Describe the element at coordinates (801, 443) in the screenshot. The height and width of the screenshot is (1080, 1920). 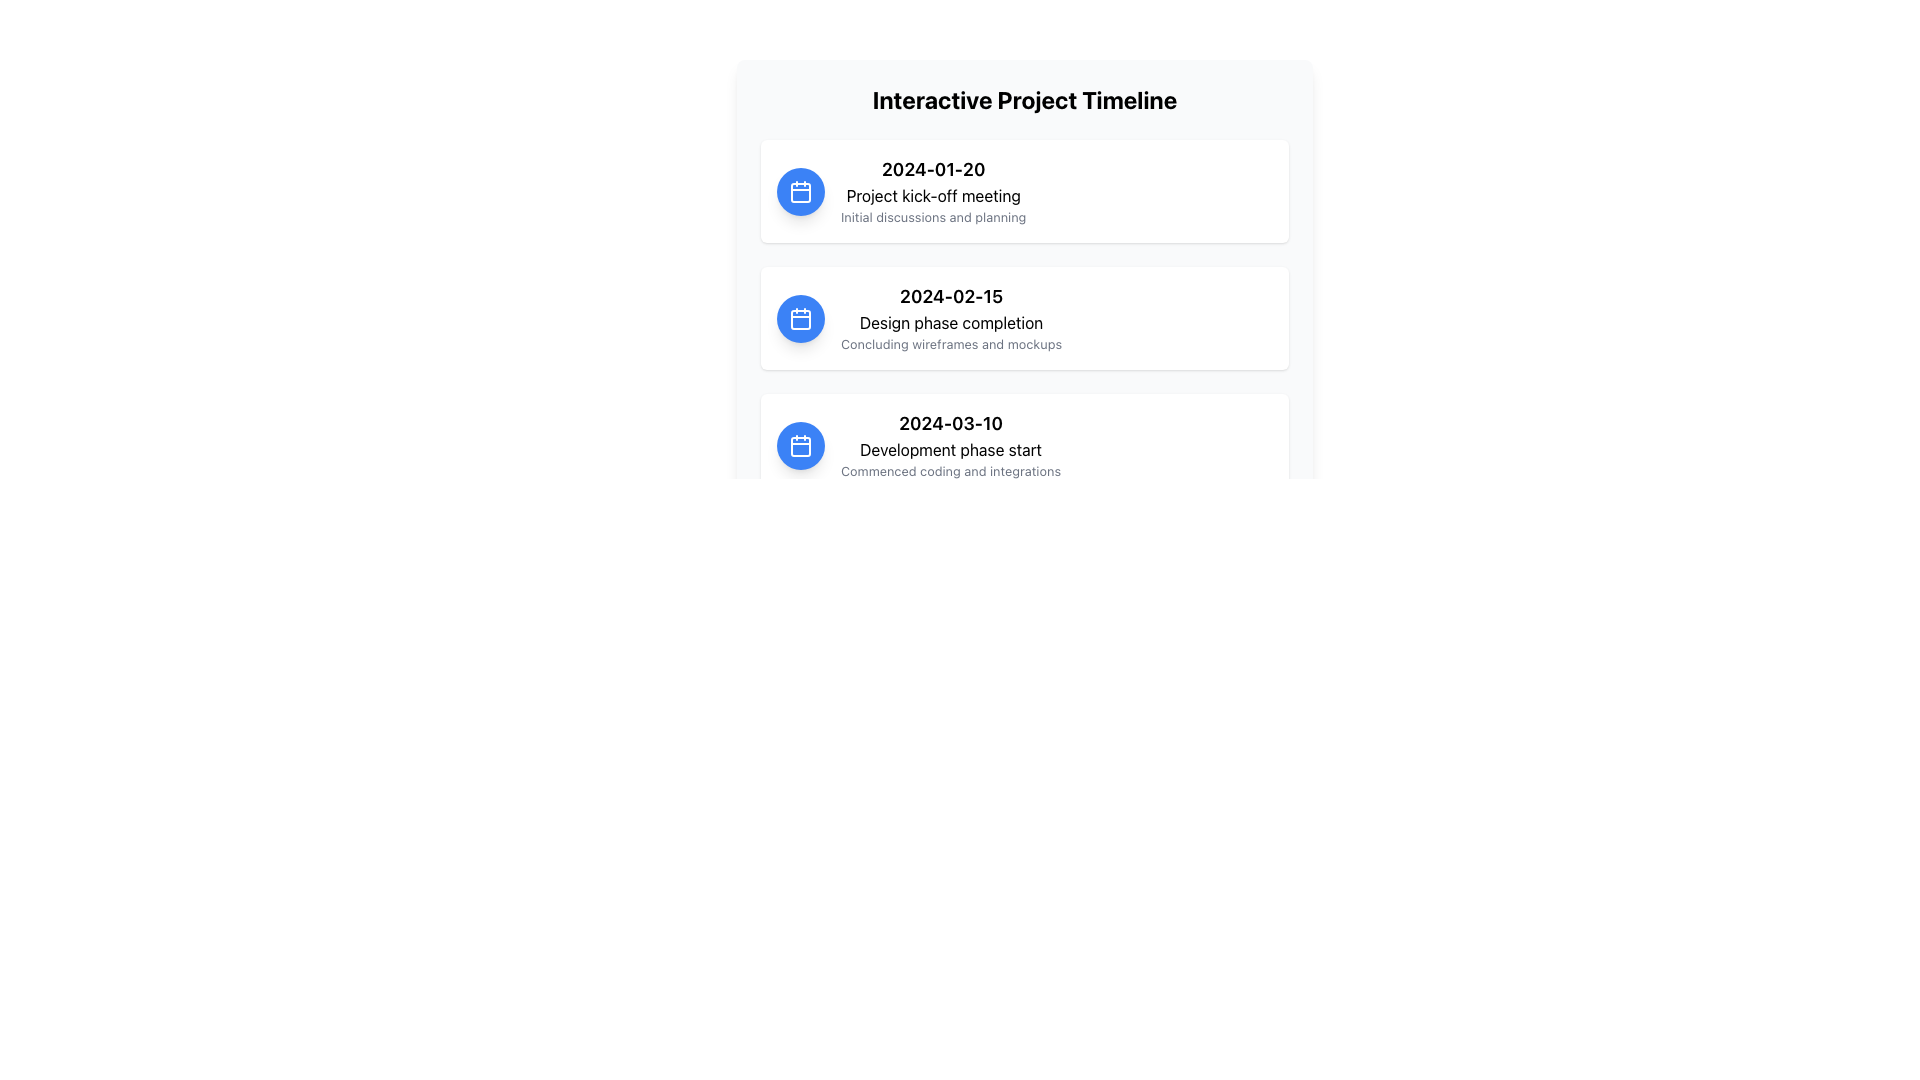
I see `the calendar icon button located at the top left corner of the 'Development phase start' card, which is positioned inside a blue circle` at that location.